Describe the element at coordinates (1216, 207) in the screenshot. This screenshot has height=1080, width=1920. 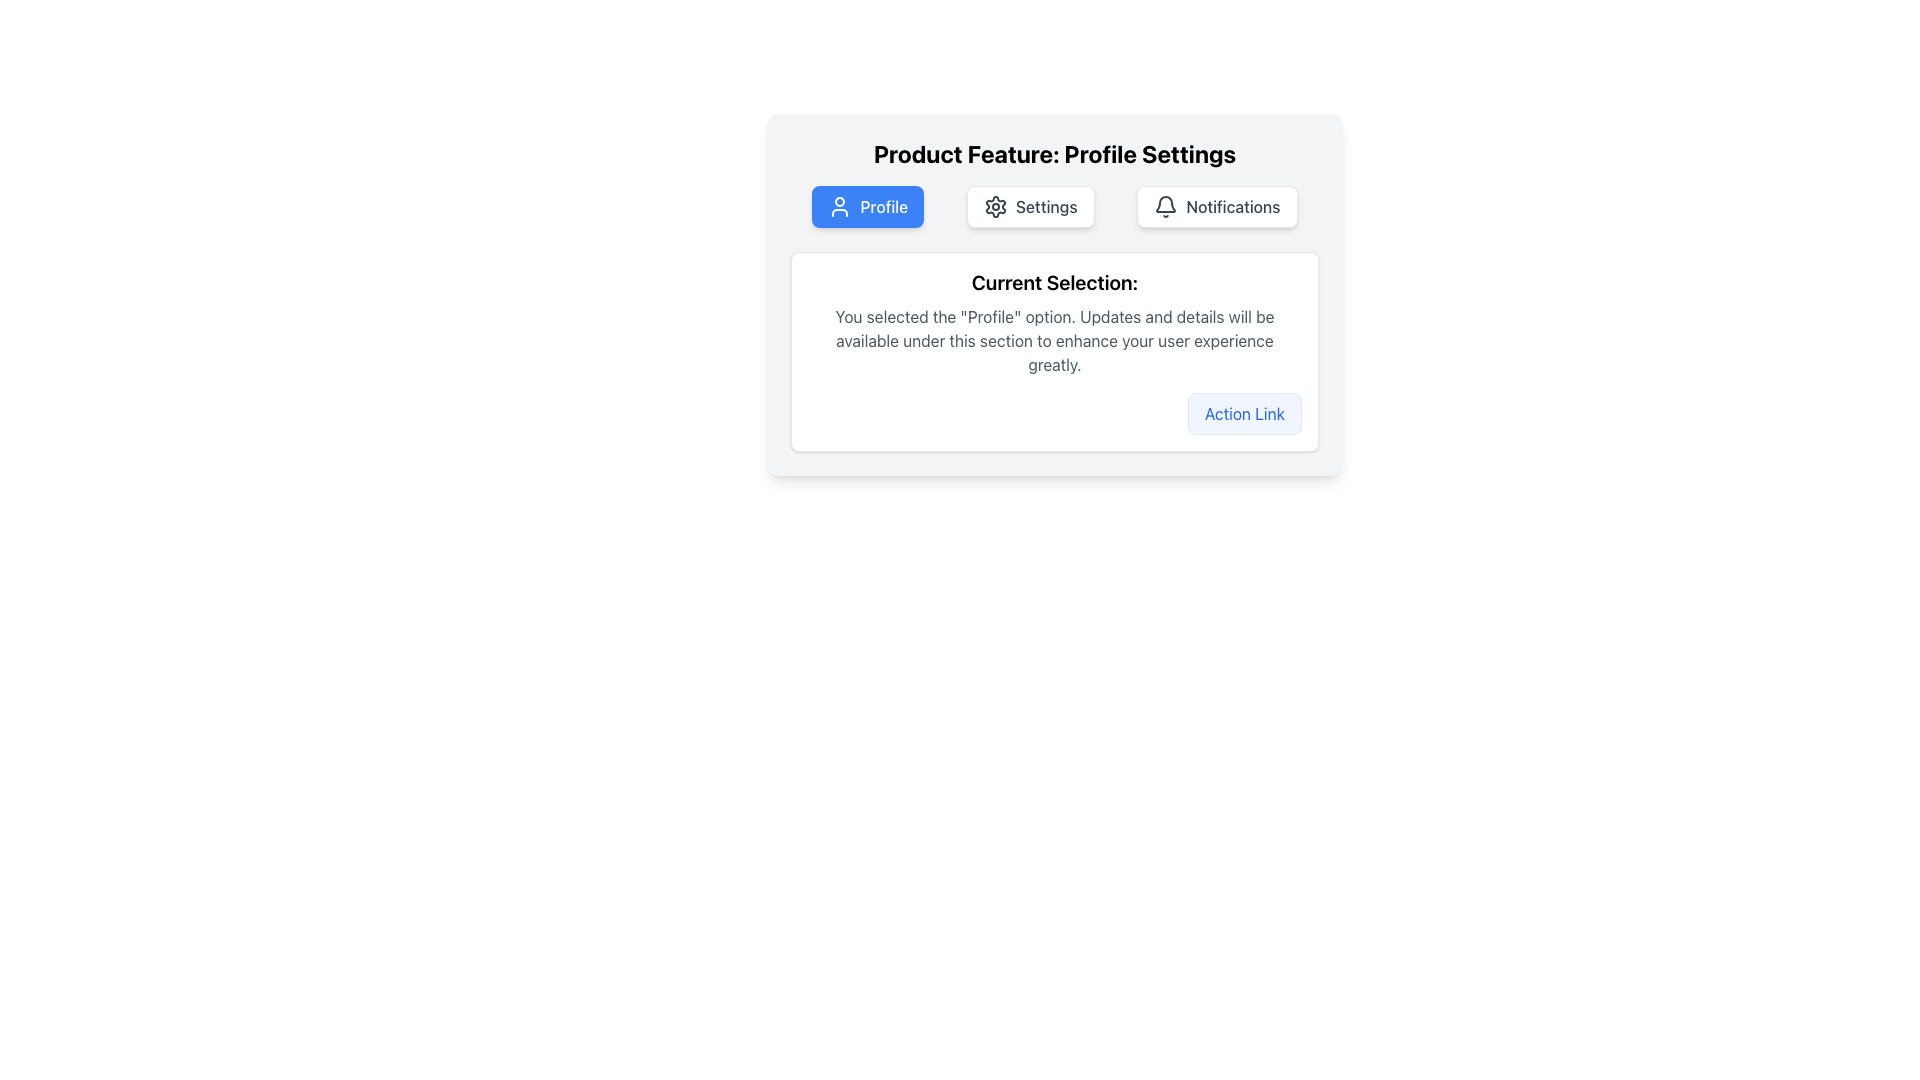
I see `the third button on the horizontal bar that navigates to the 'Notifications' section` at that location.